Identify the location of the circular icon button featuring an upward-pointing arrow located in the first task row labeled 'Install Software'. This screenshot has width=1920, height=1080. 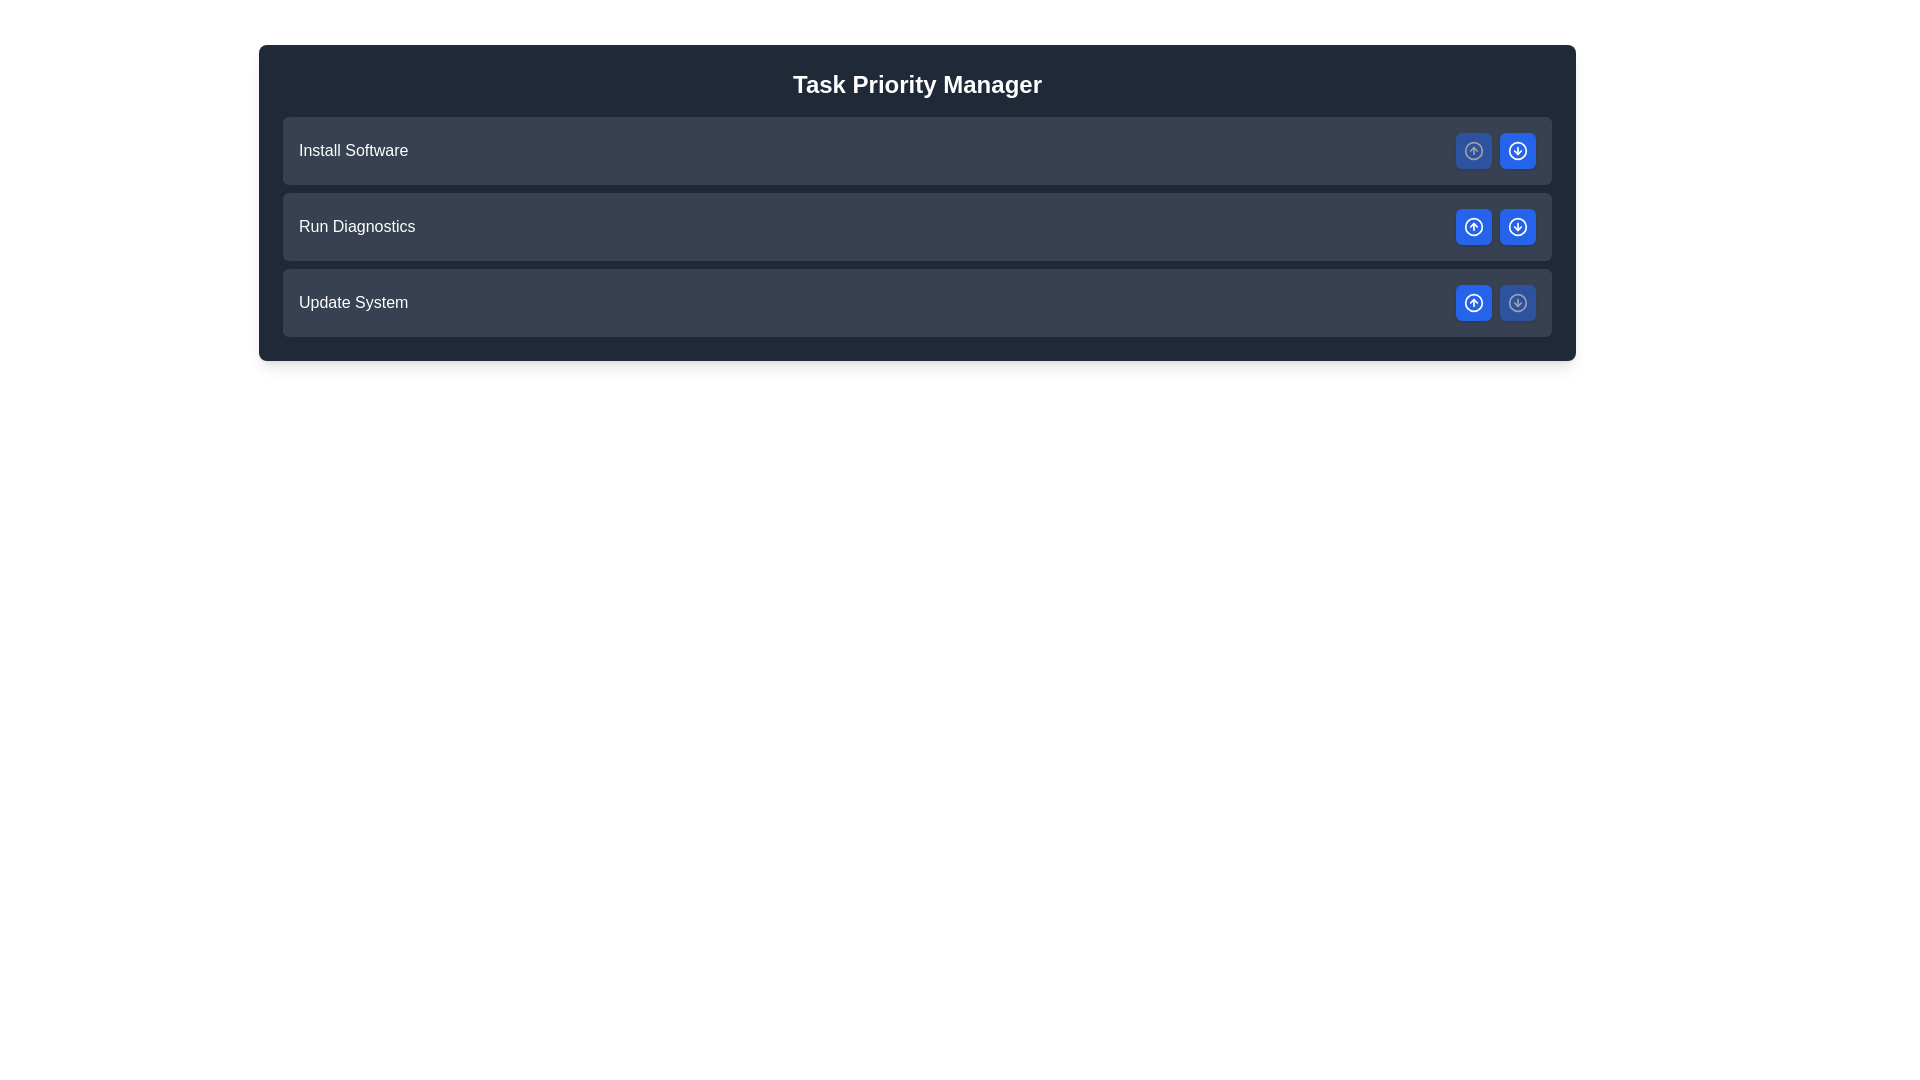
(1473, 149).